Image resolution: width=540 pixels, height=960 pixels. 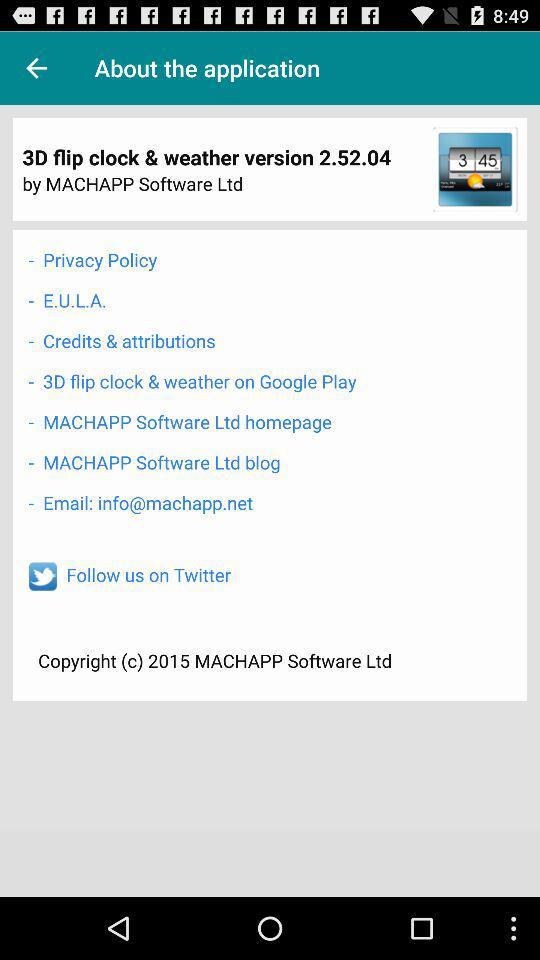 I want to click on item below the email info machapp icon, so click(x=147, y=574).